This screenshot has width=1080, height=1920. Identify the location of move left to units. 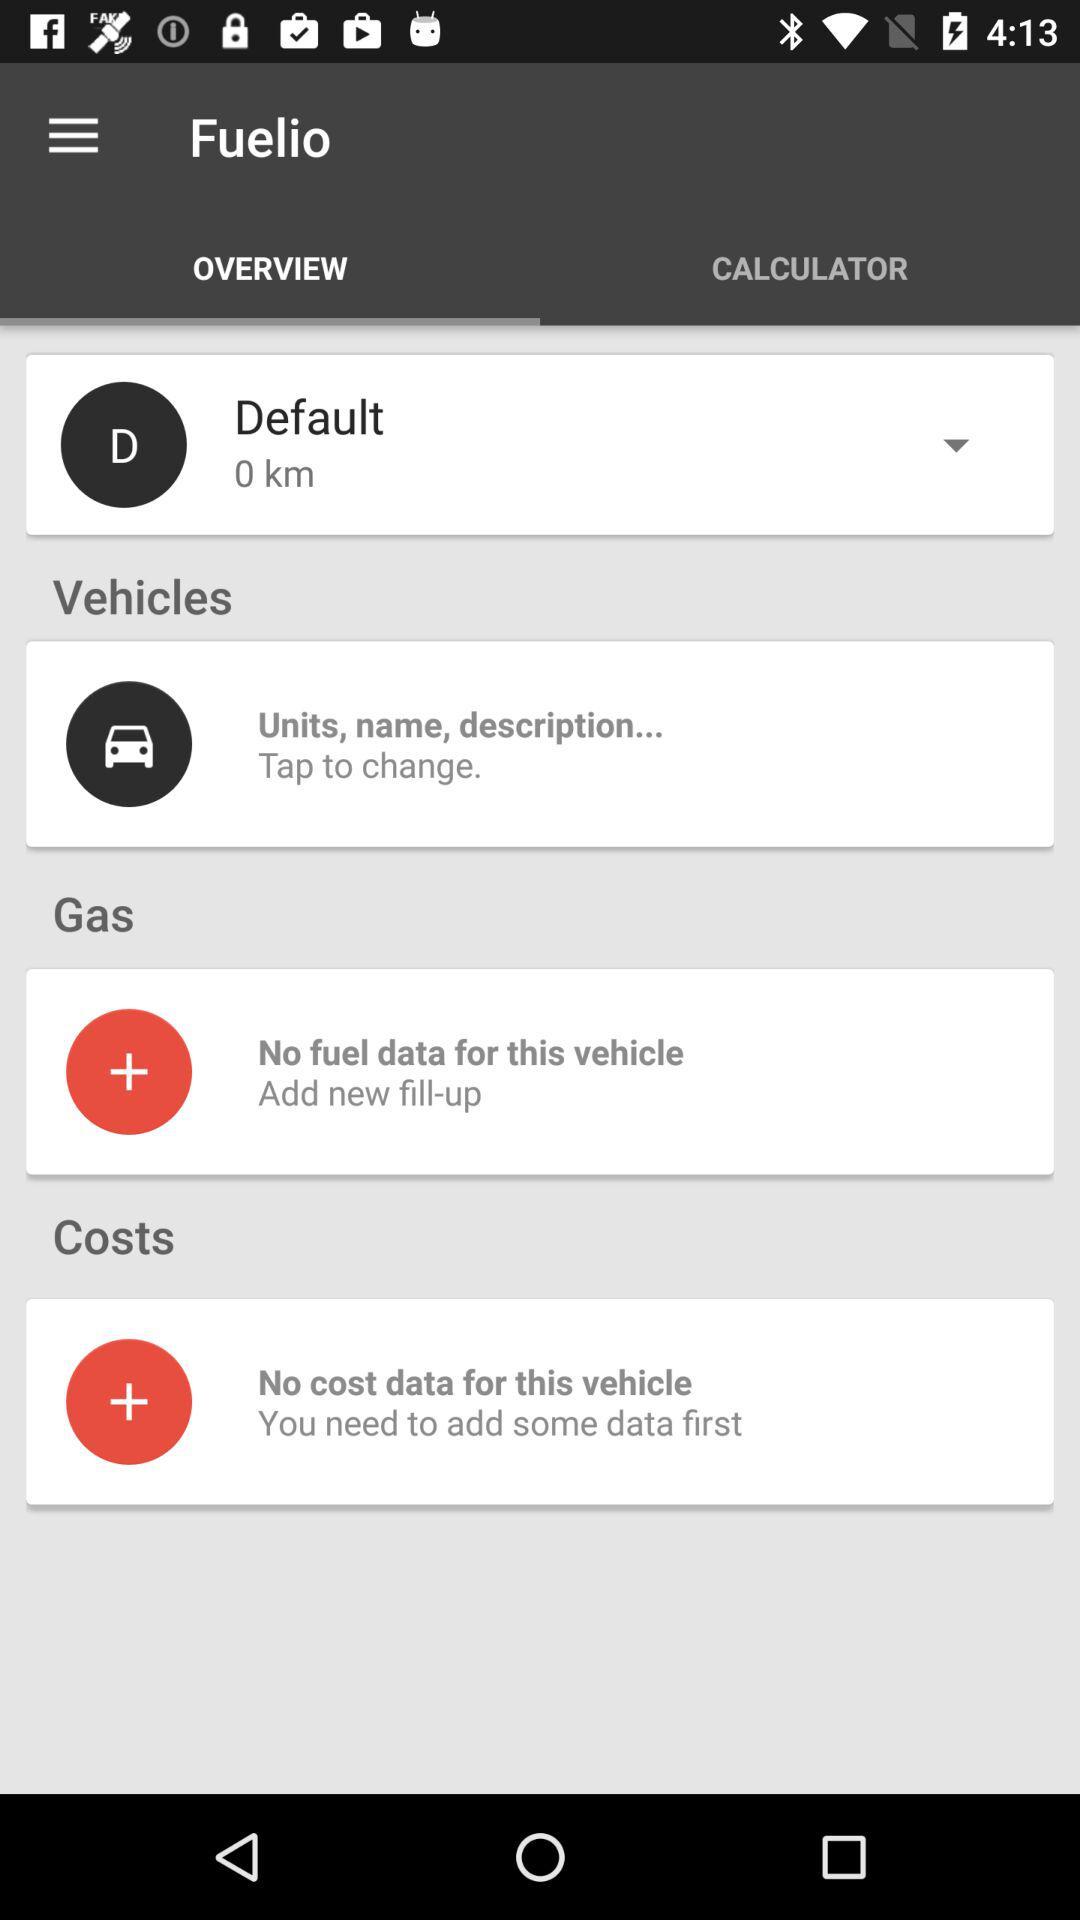
(128, 743).